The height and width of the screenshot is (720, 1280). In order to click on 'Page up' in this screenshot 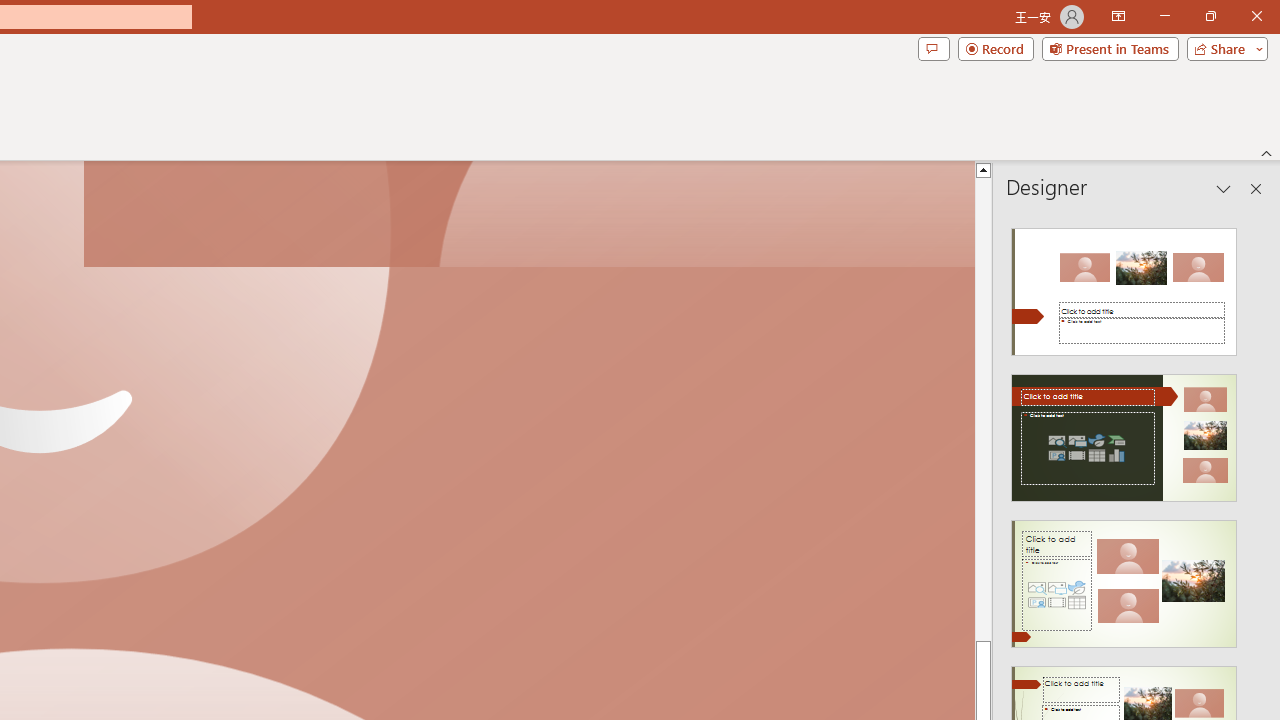, I will do `click(983, 408)`.